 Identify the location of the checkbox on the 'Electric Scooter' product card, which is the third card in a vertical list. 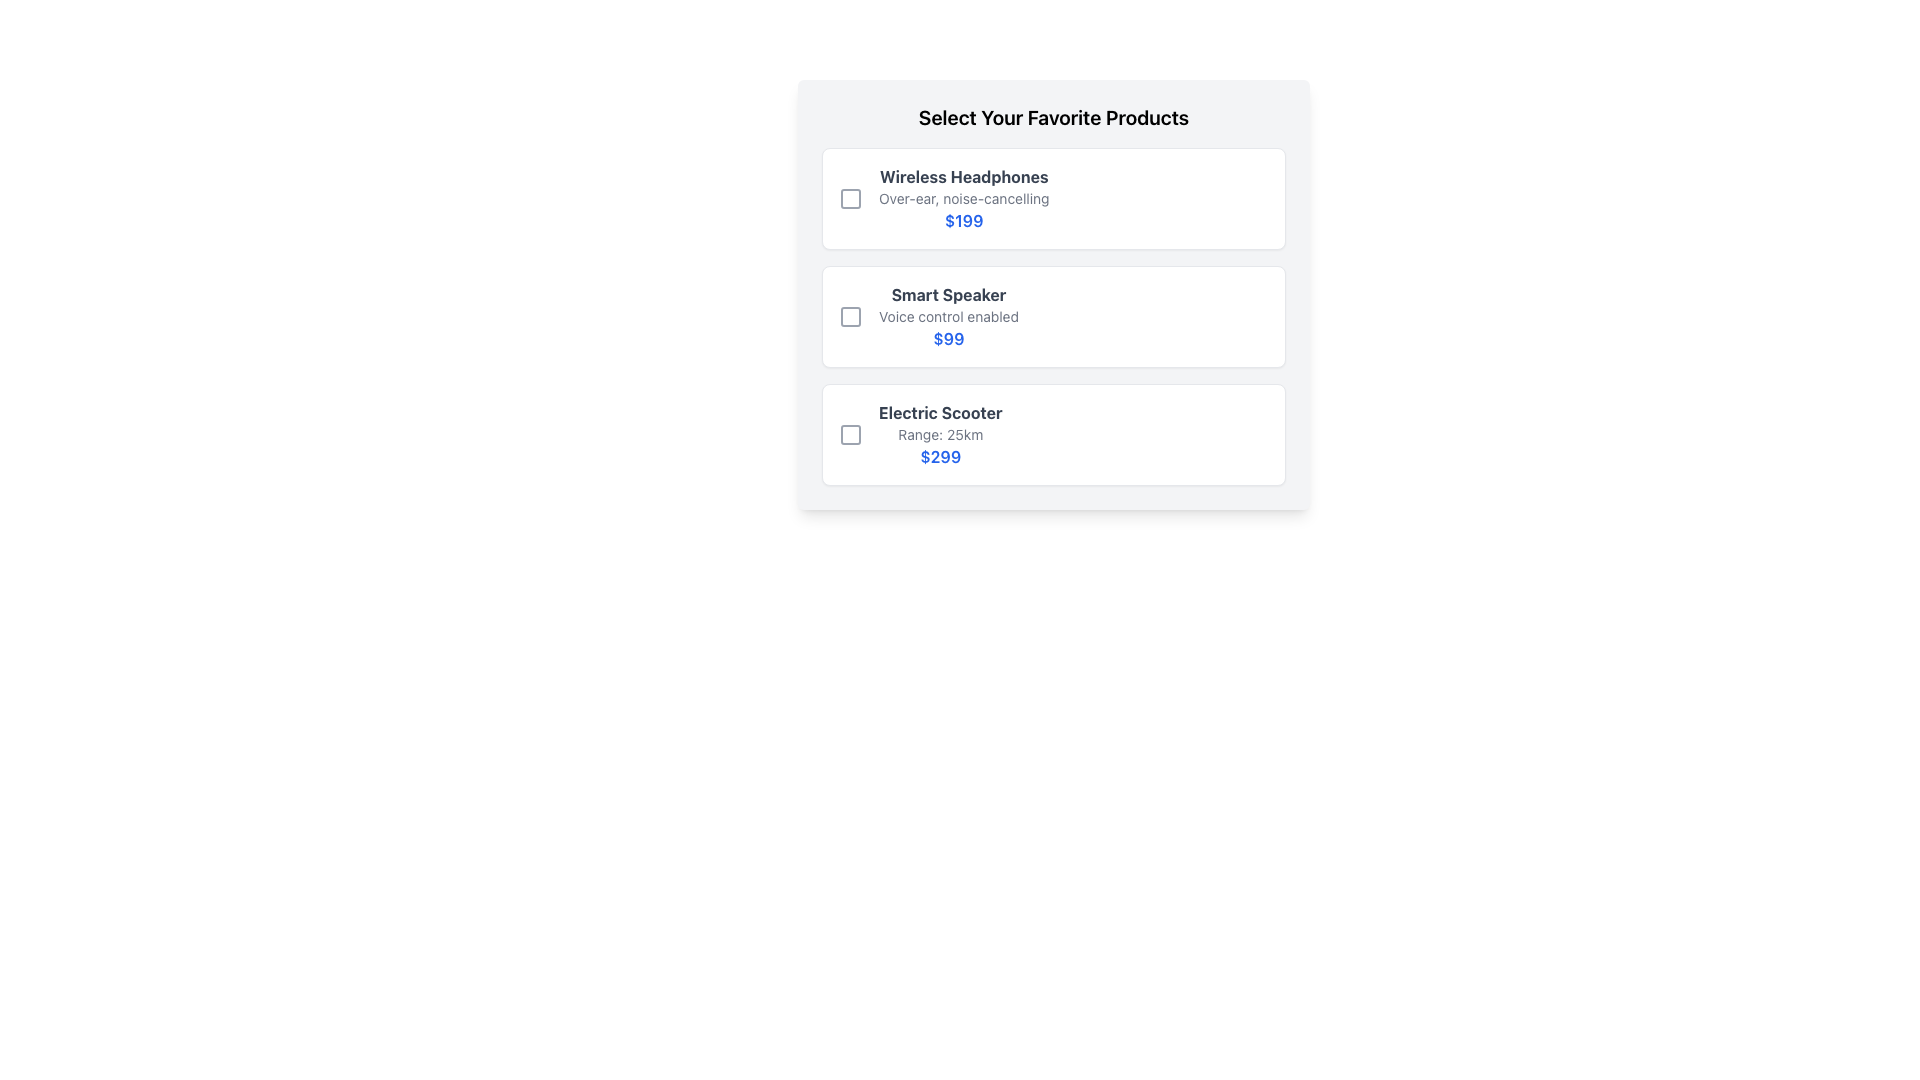
(1053, 434).